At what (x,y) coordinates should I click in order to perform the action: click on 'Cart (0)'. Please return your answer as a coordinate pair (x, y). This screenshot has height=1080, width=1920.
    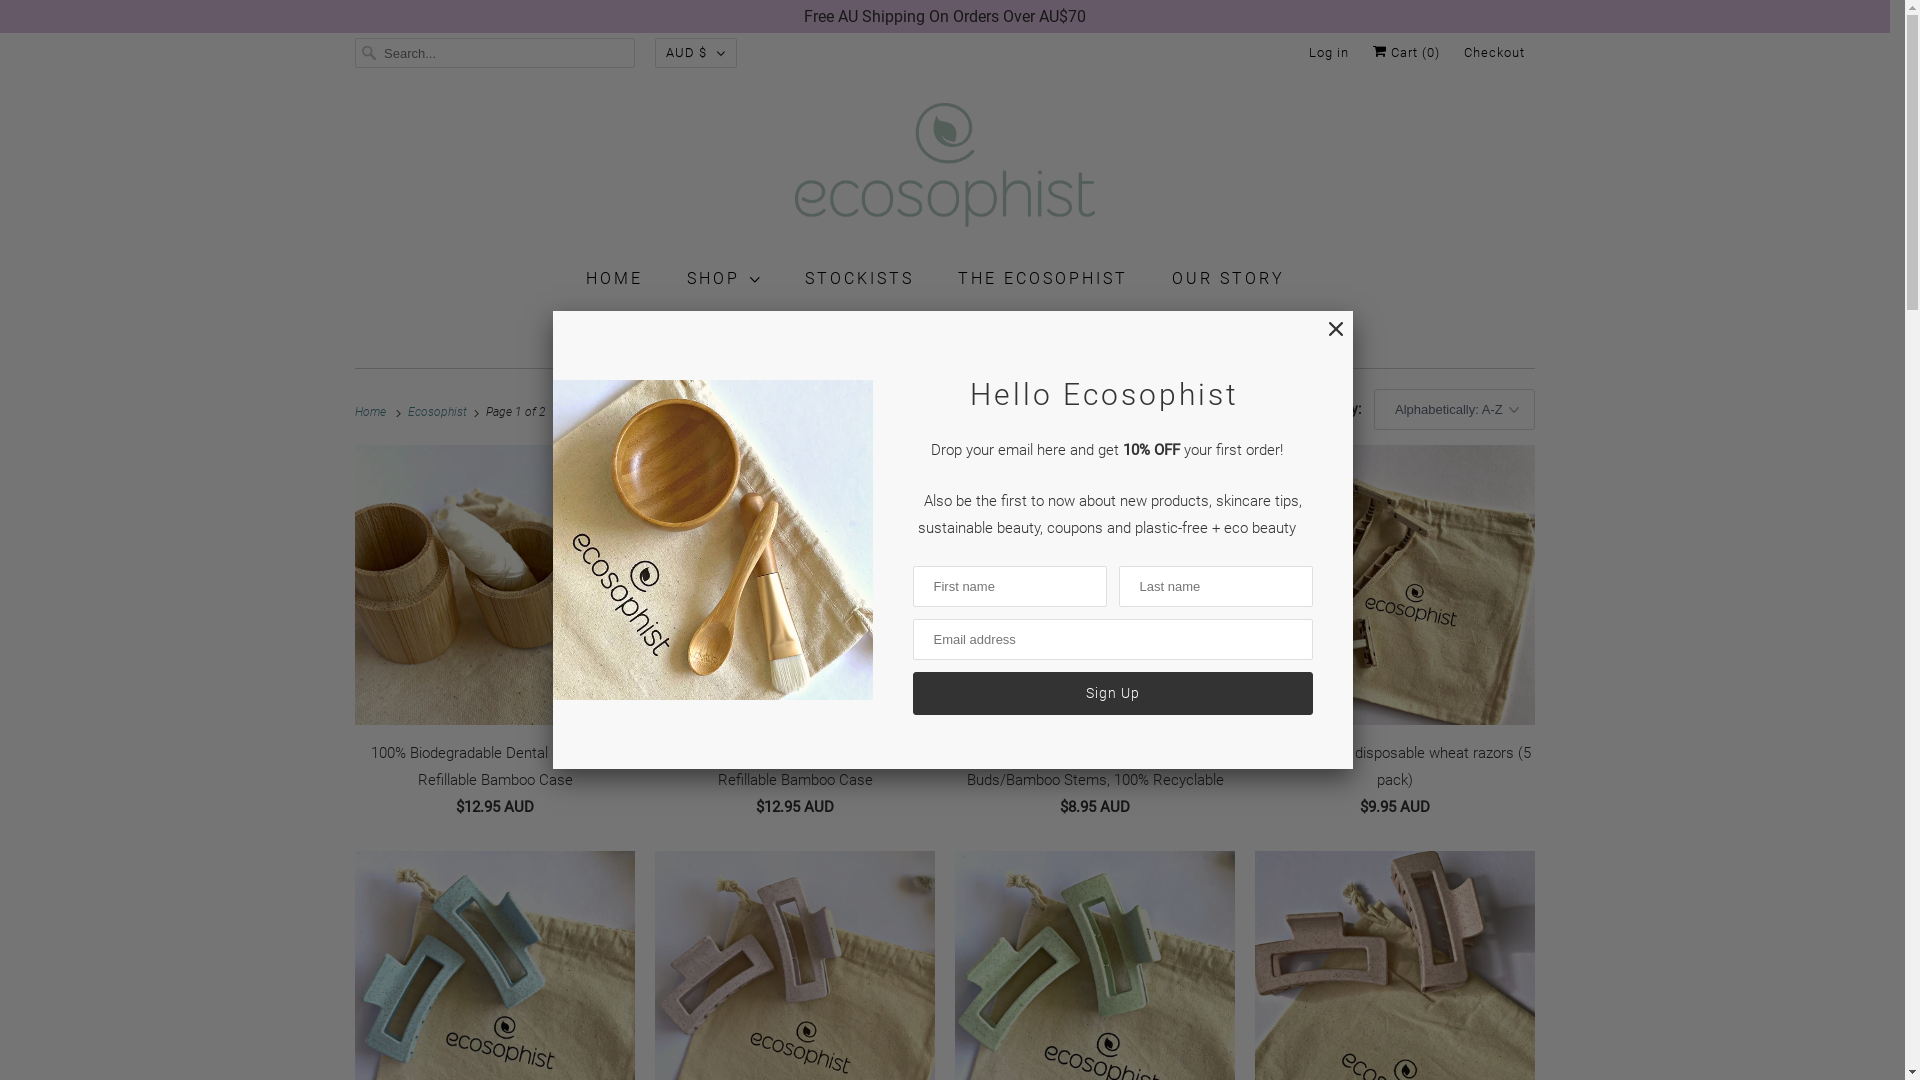
    Looking at the image, I should click on (1405, 52).